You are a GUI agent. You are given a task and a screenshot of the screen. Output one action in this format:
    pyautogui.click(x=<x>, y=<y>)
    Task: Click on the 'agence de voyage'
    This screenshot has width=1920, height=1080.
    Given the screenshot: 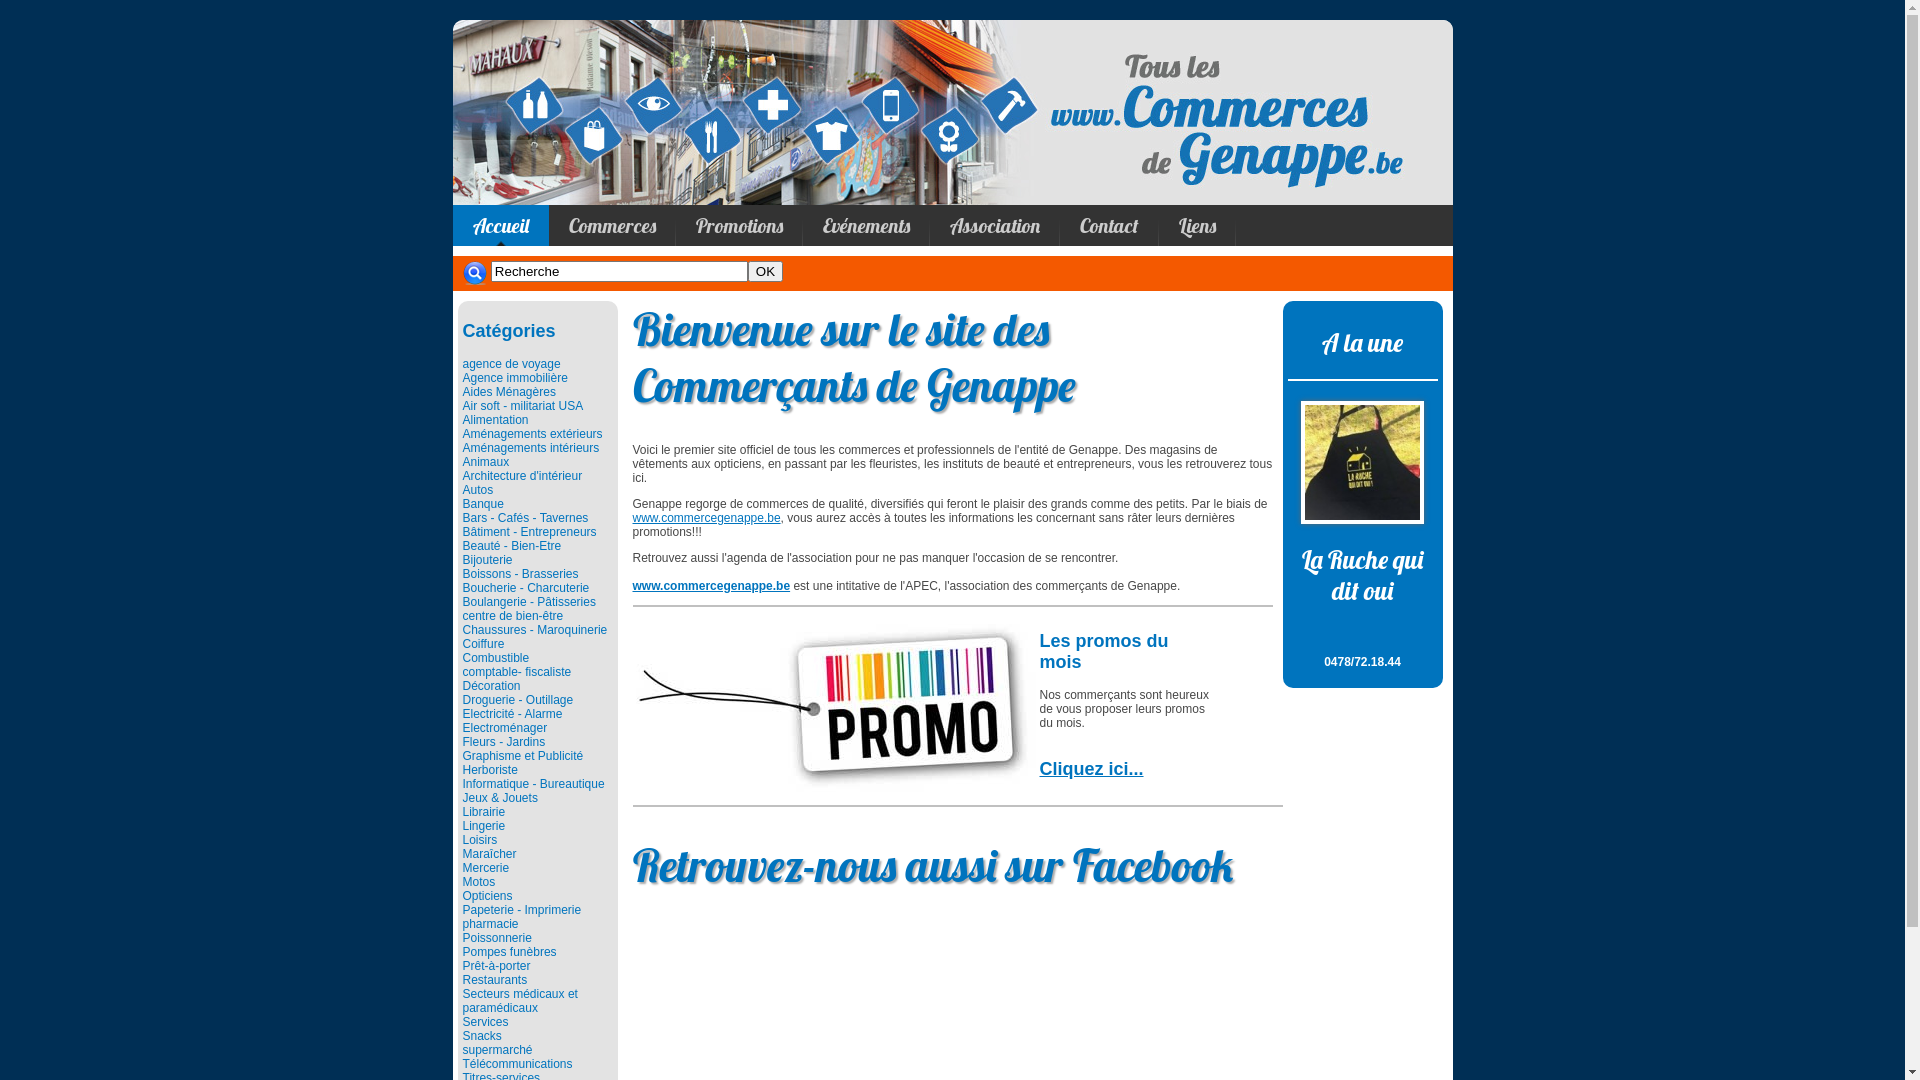 What is the action you would take?
    pyautogui.click(x=510, y=363)
    